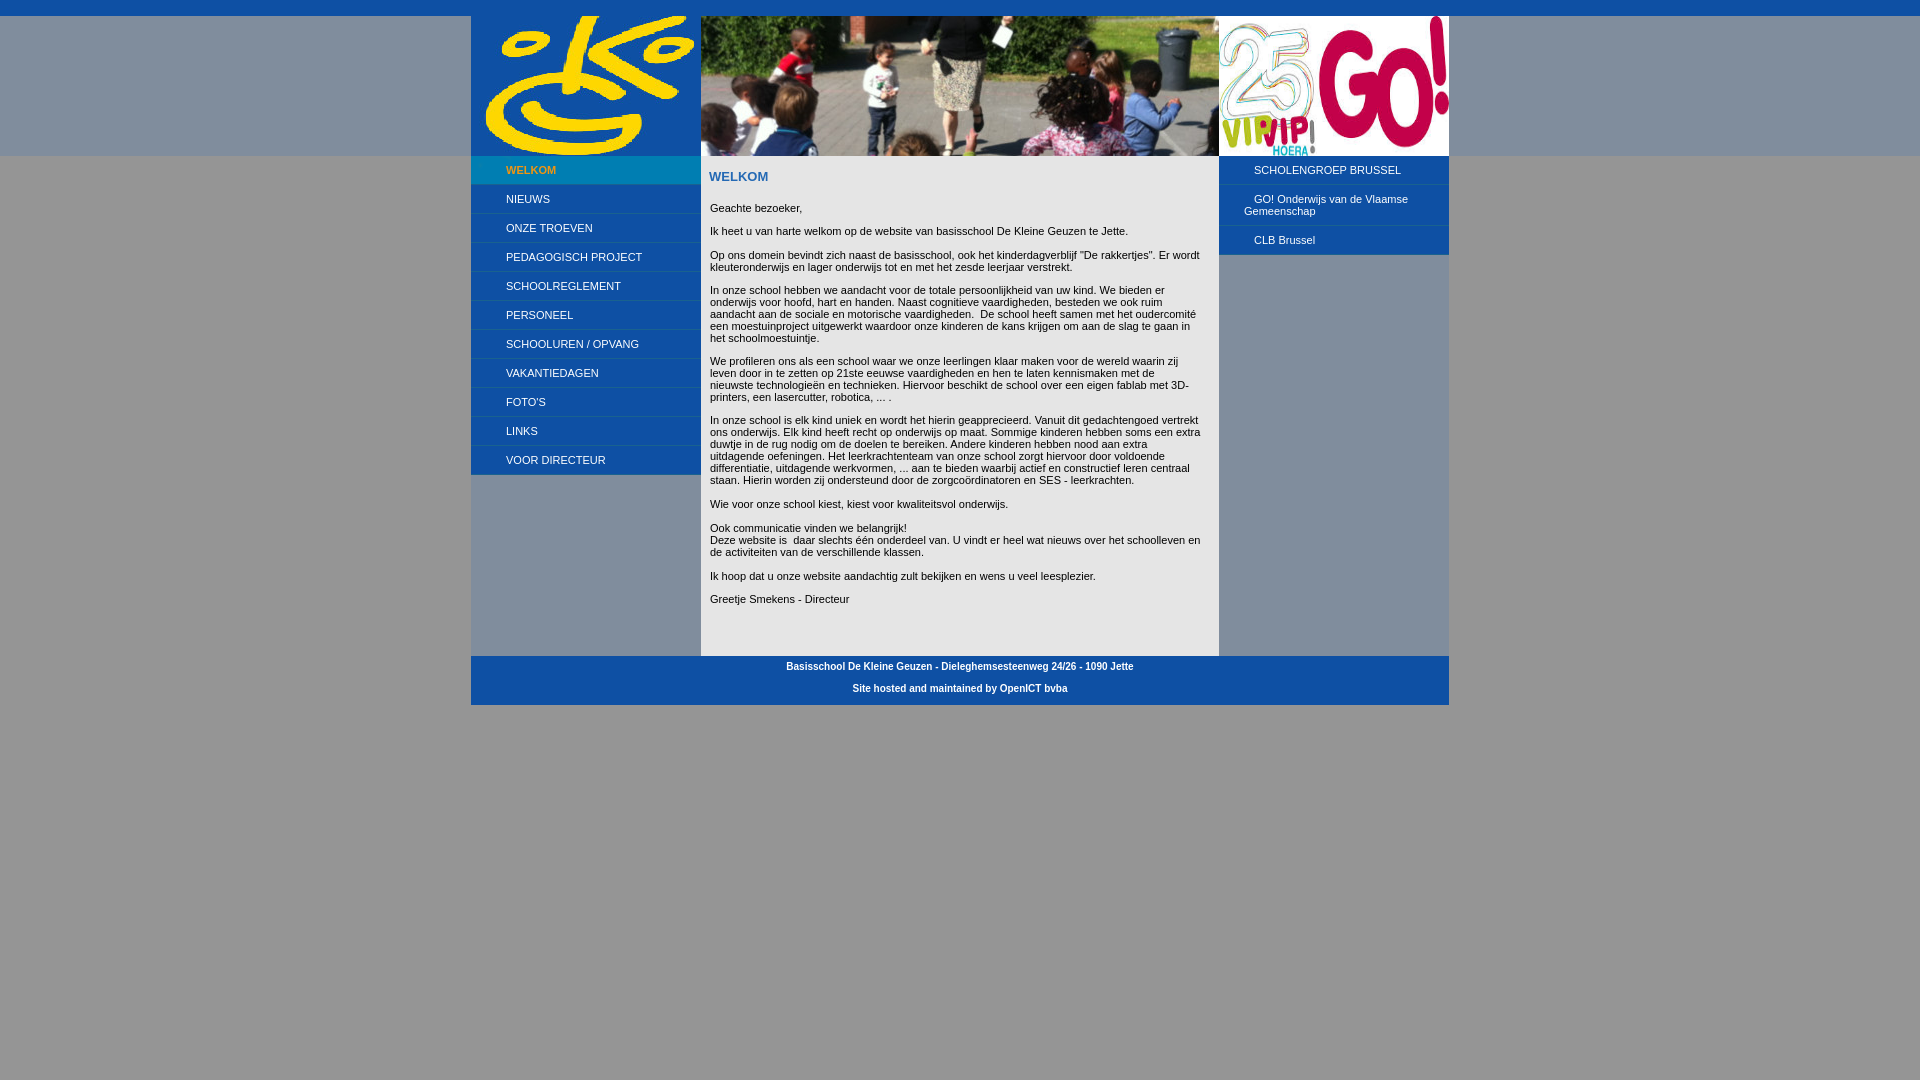  I want to click on 'OpenICT bvba', so click(999, 687).